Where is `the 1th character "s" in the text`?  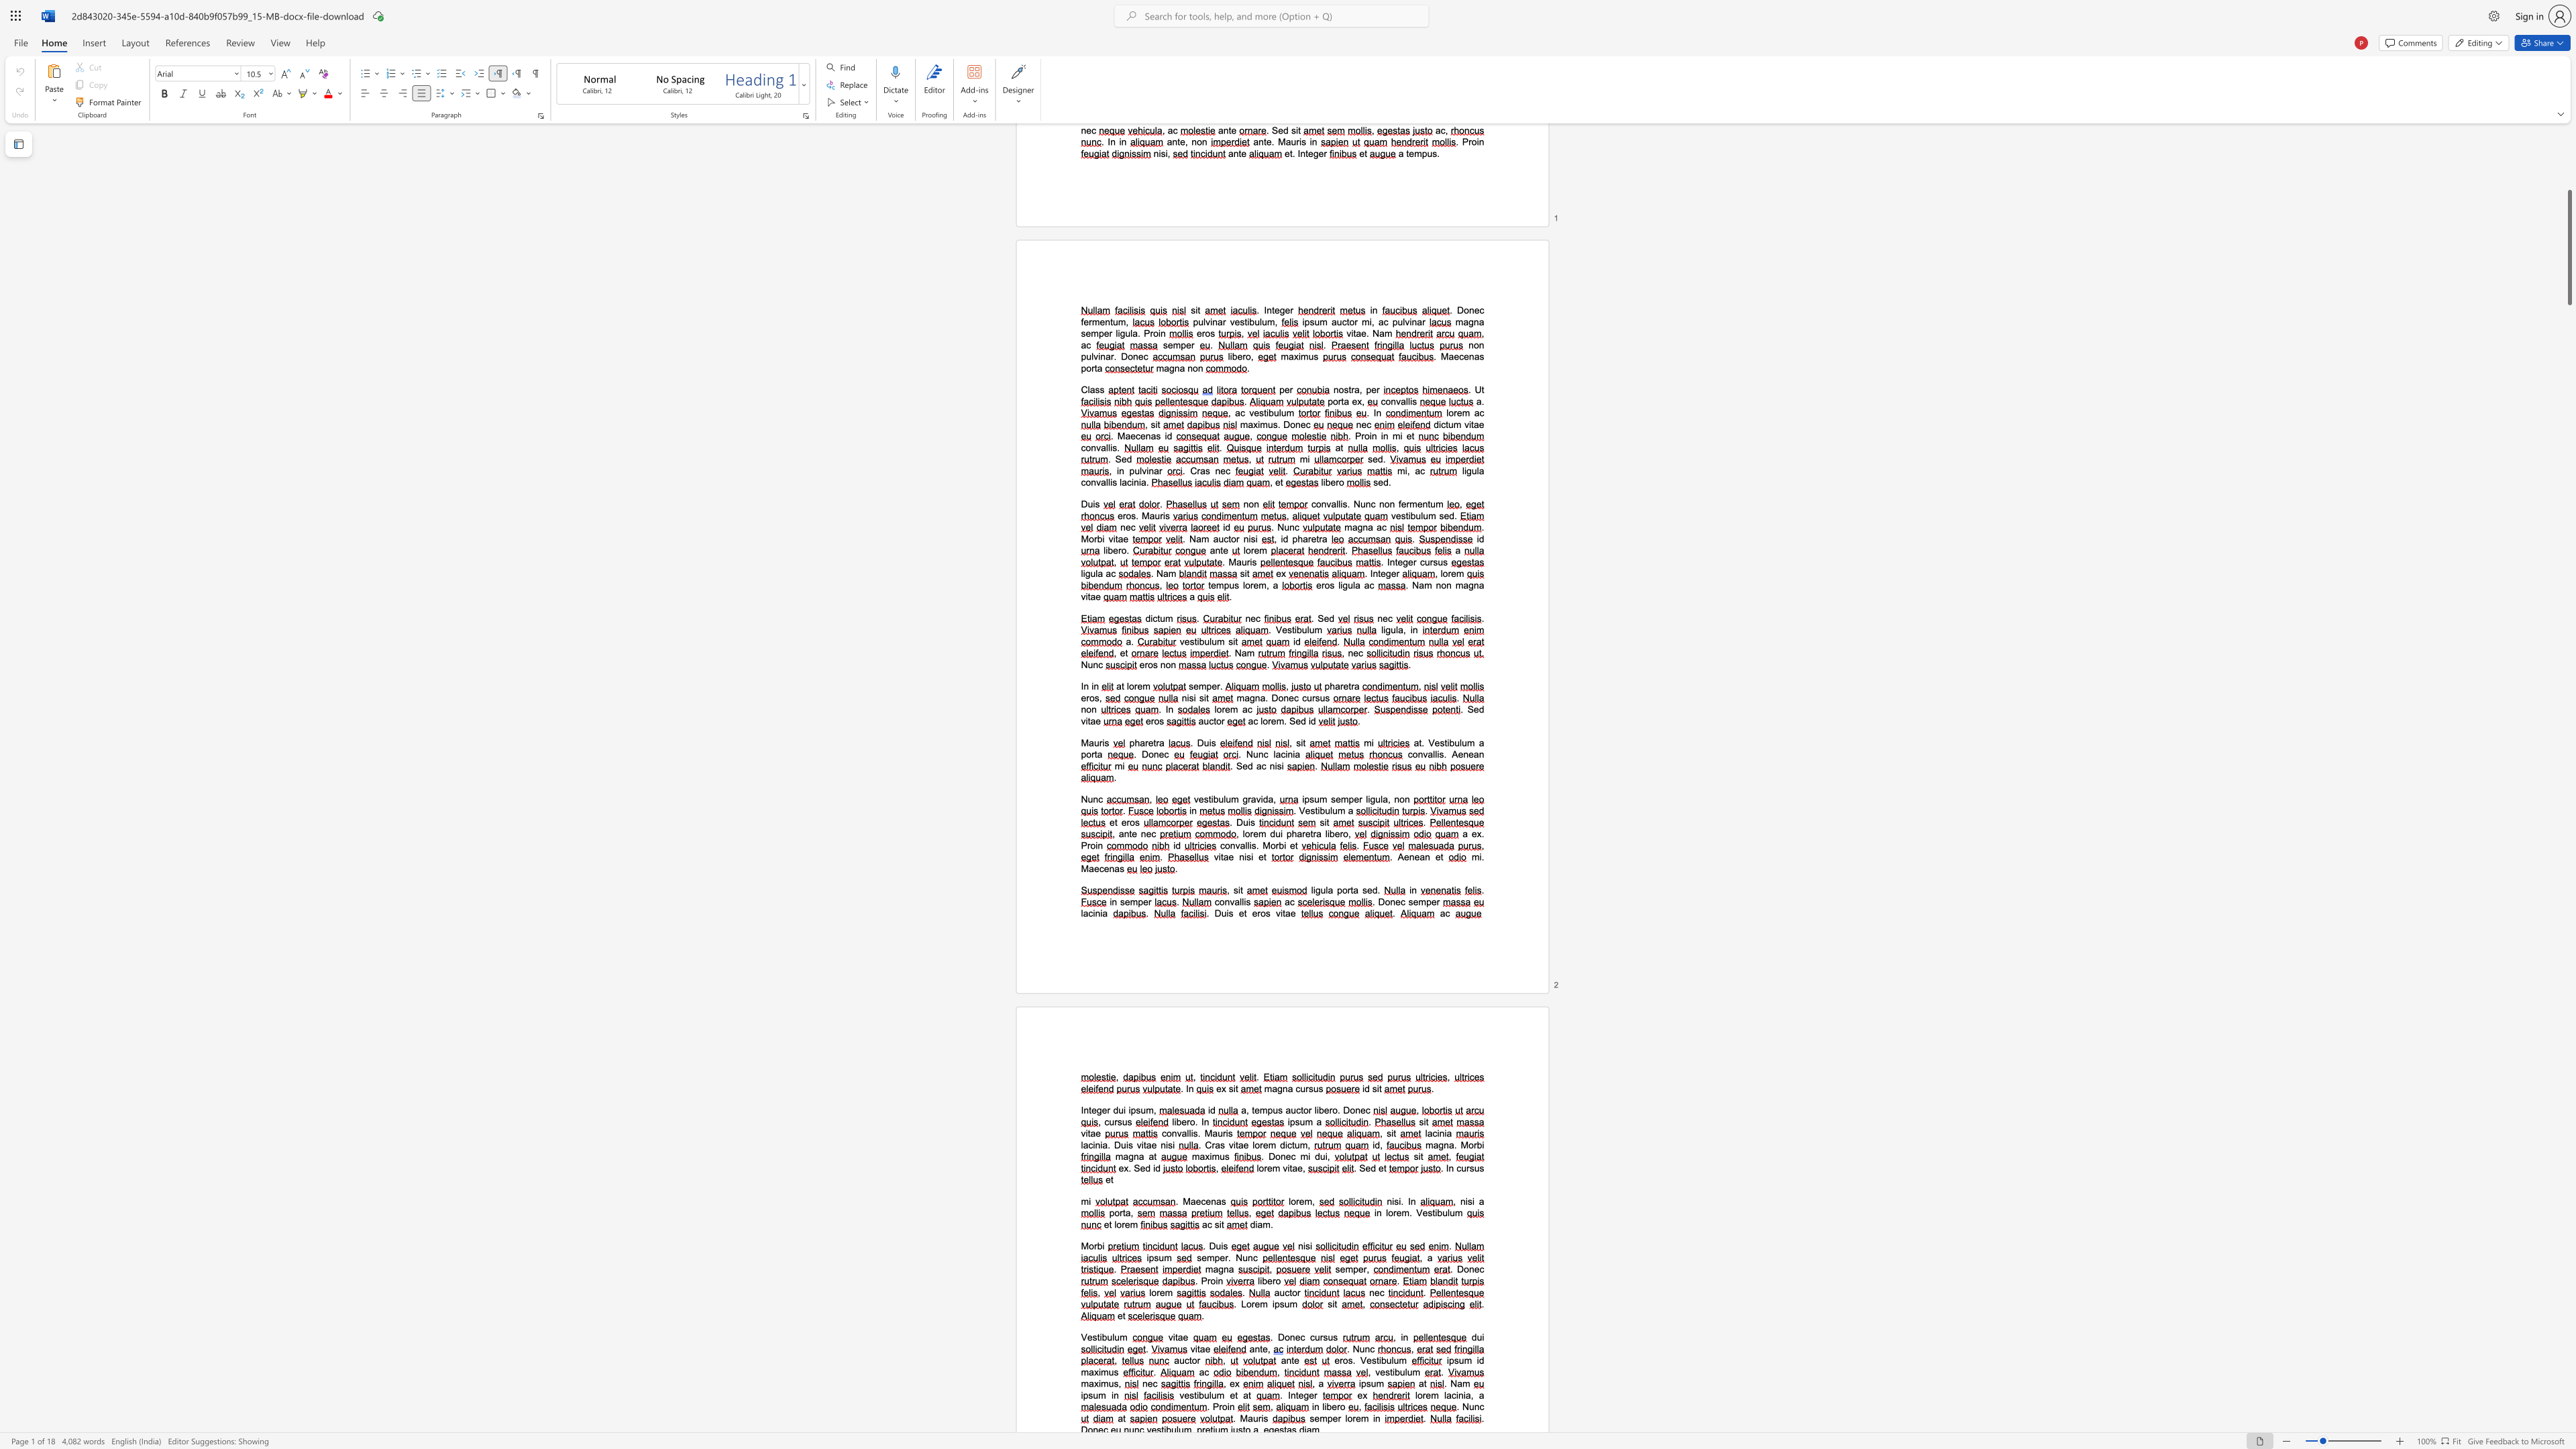 the 1th character "s" in the text is located at coordinates (1089, 1395).